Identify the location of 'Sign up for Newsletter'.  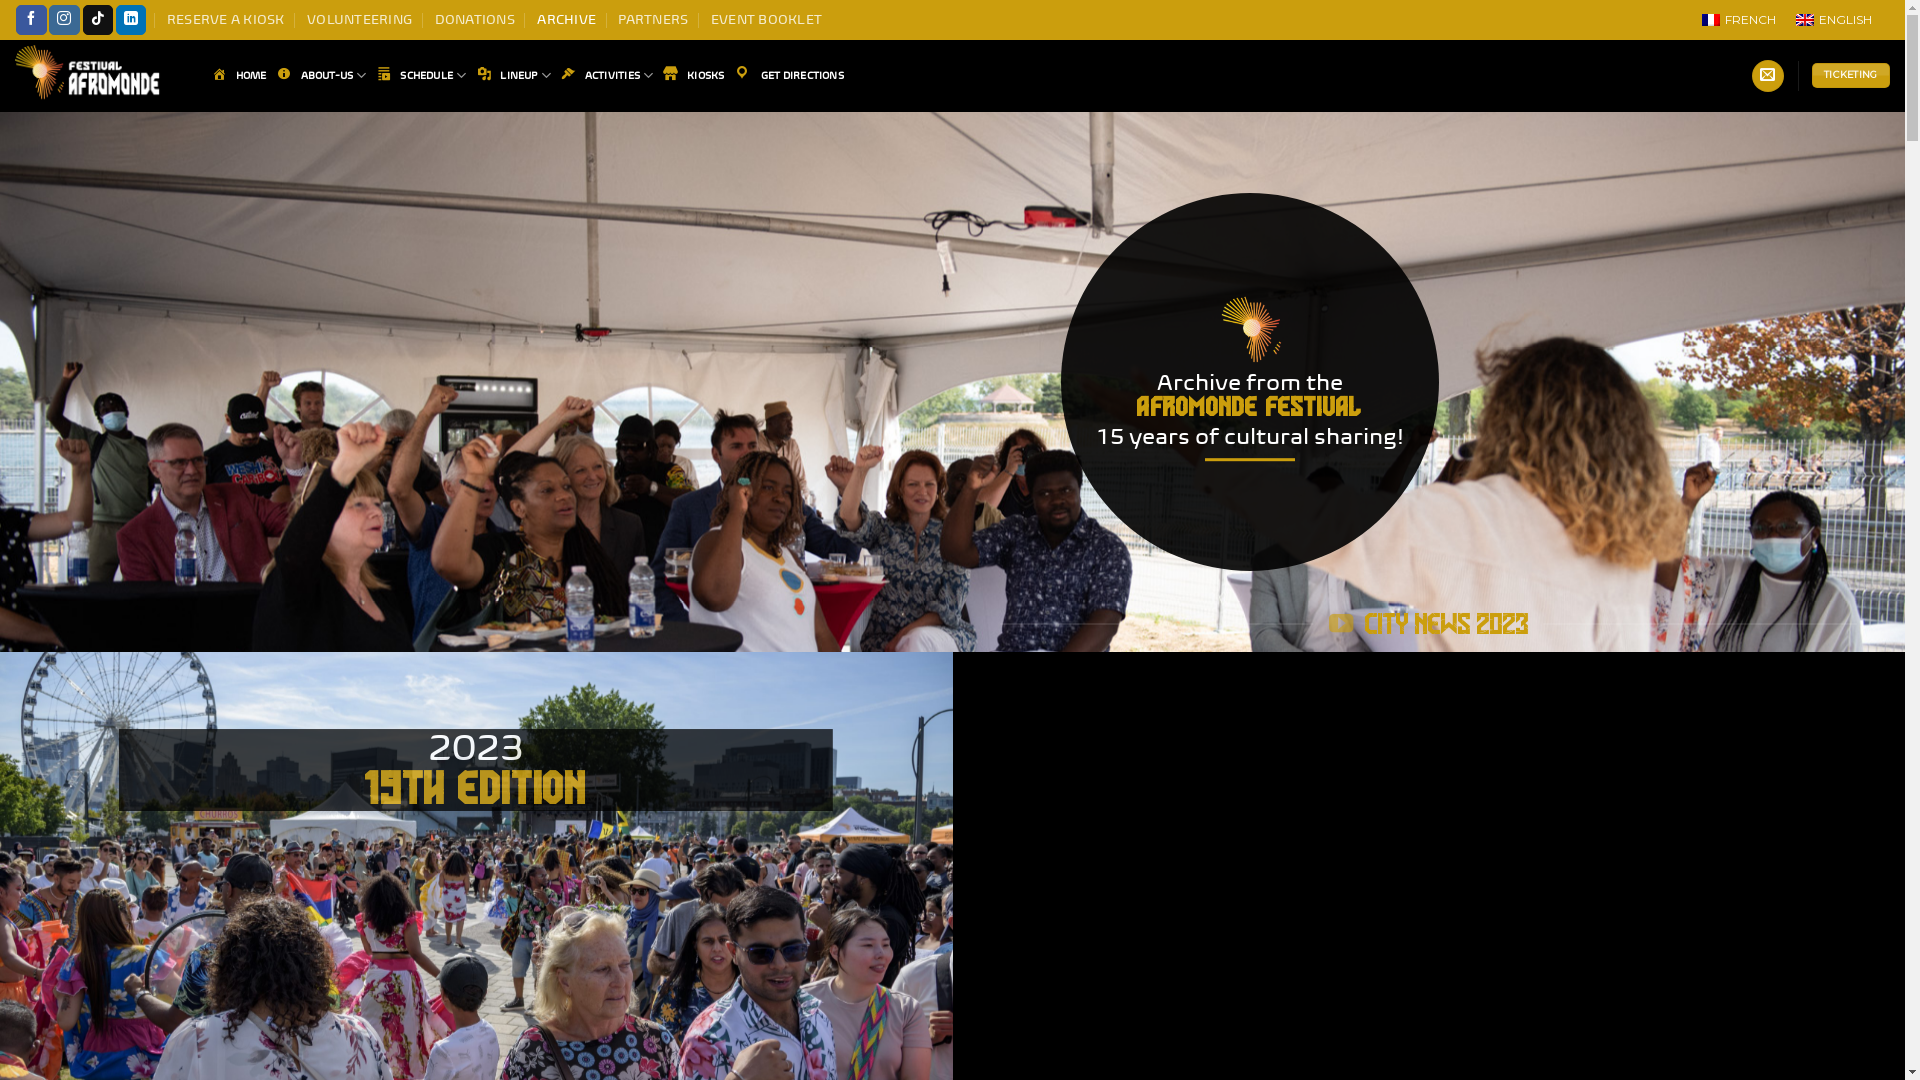
(1767, 75).